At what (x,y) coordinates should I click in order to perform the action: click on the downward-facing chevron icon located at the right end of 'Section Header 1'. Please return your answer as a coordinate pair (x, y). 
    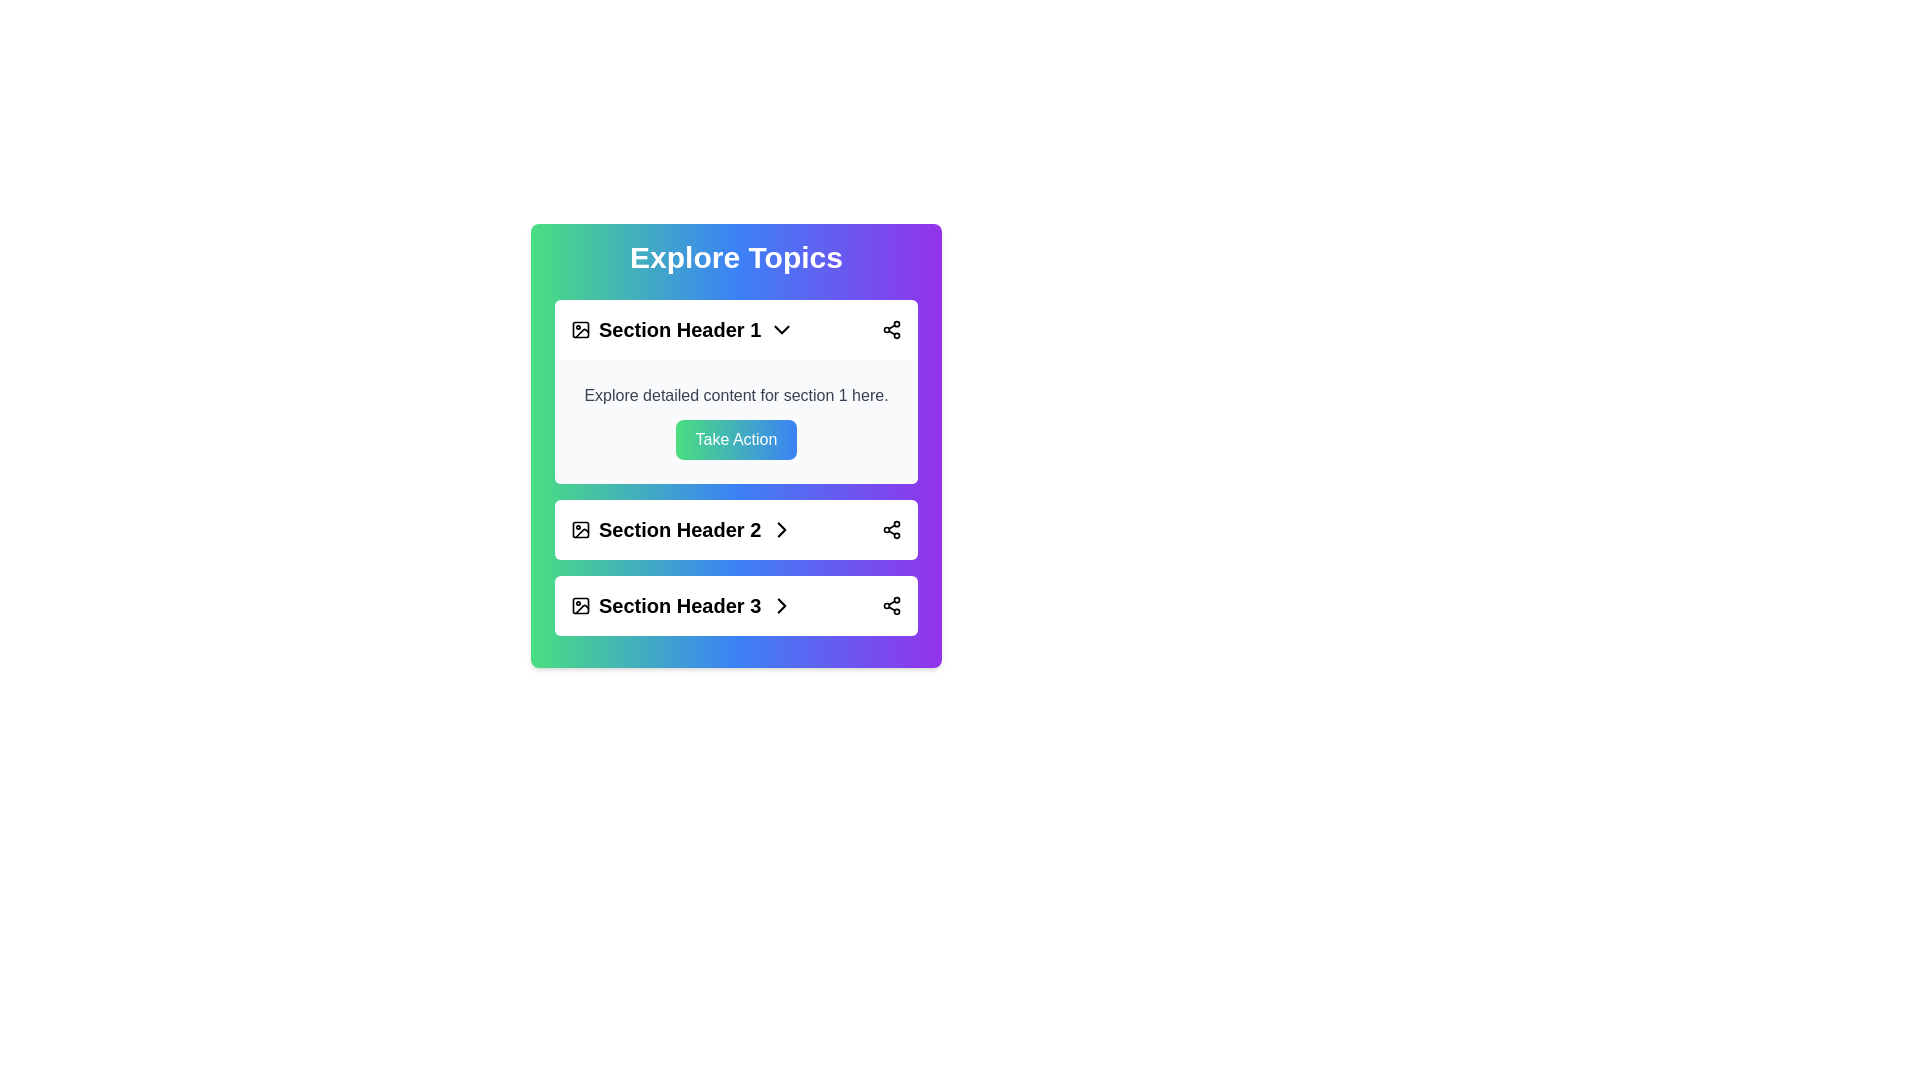
    Looking at the image, I should click on (781, 329).